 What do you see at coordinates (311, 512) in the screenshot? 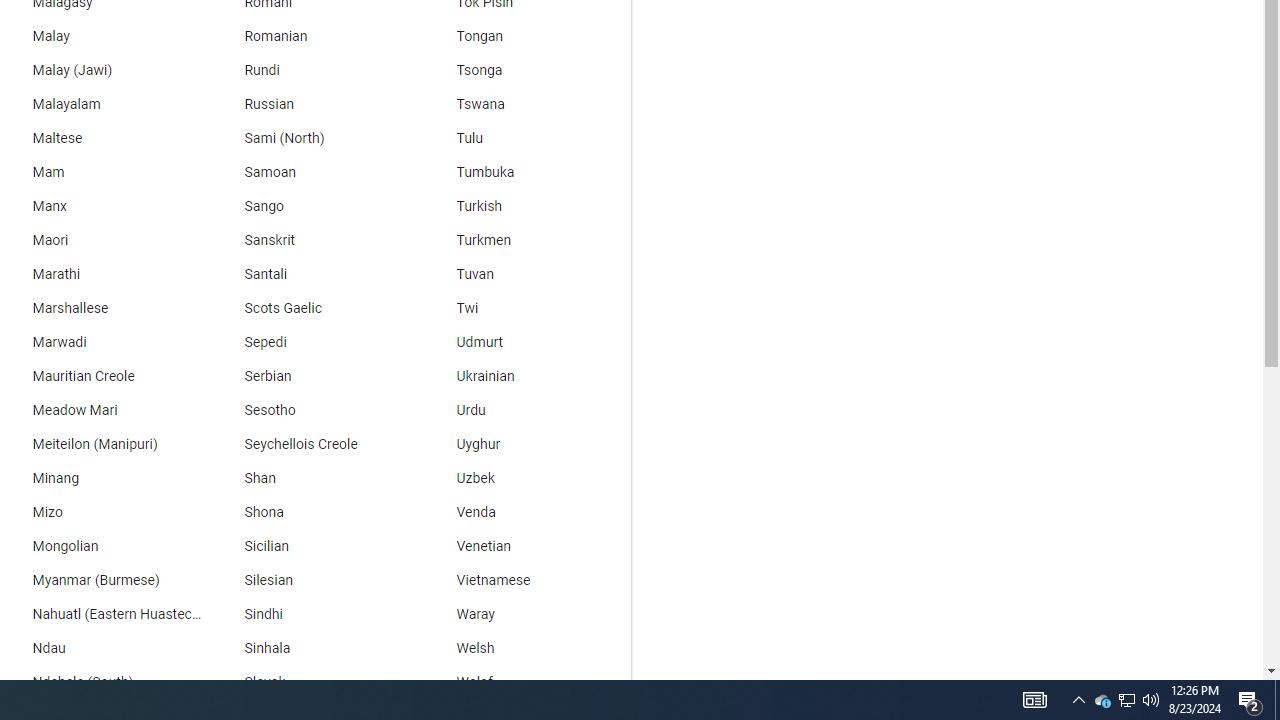
I see `'Shona'` at bounding box center [311, 512].